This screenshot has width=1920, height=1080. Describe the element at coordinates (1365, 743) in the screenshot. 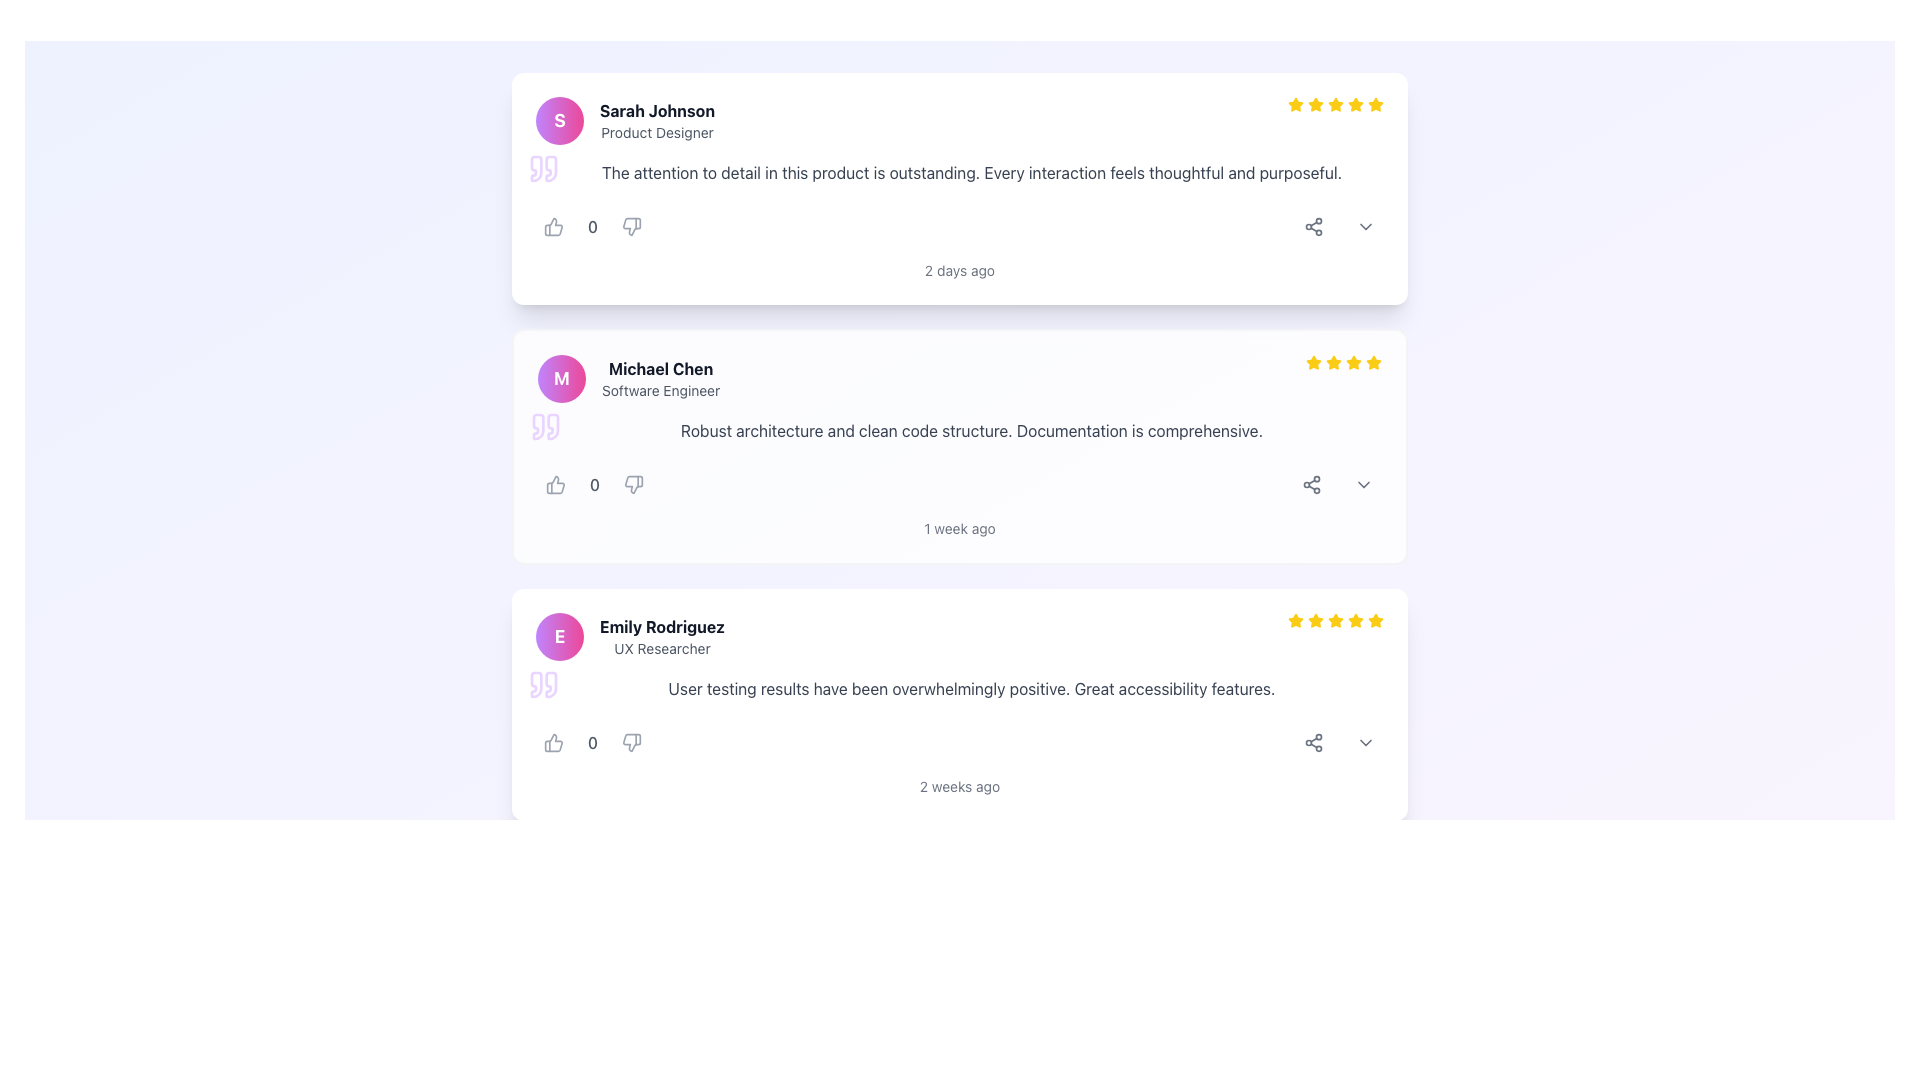

I see `the small circular button with a downward-facing chevron icon, located at the right end of the action bar at the bottom of the last card` at that location.